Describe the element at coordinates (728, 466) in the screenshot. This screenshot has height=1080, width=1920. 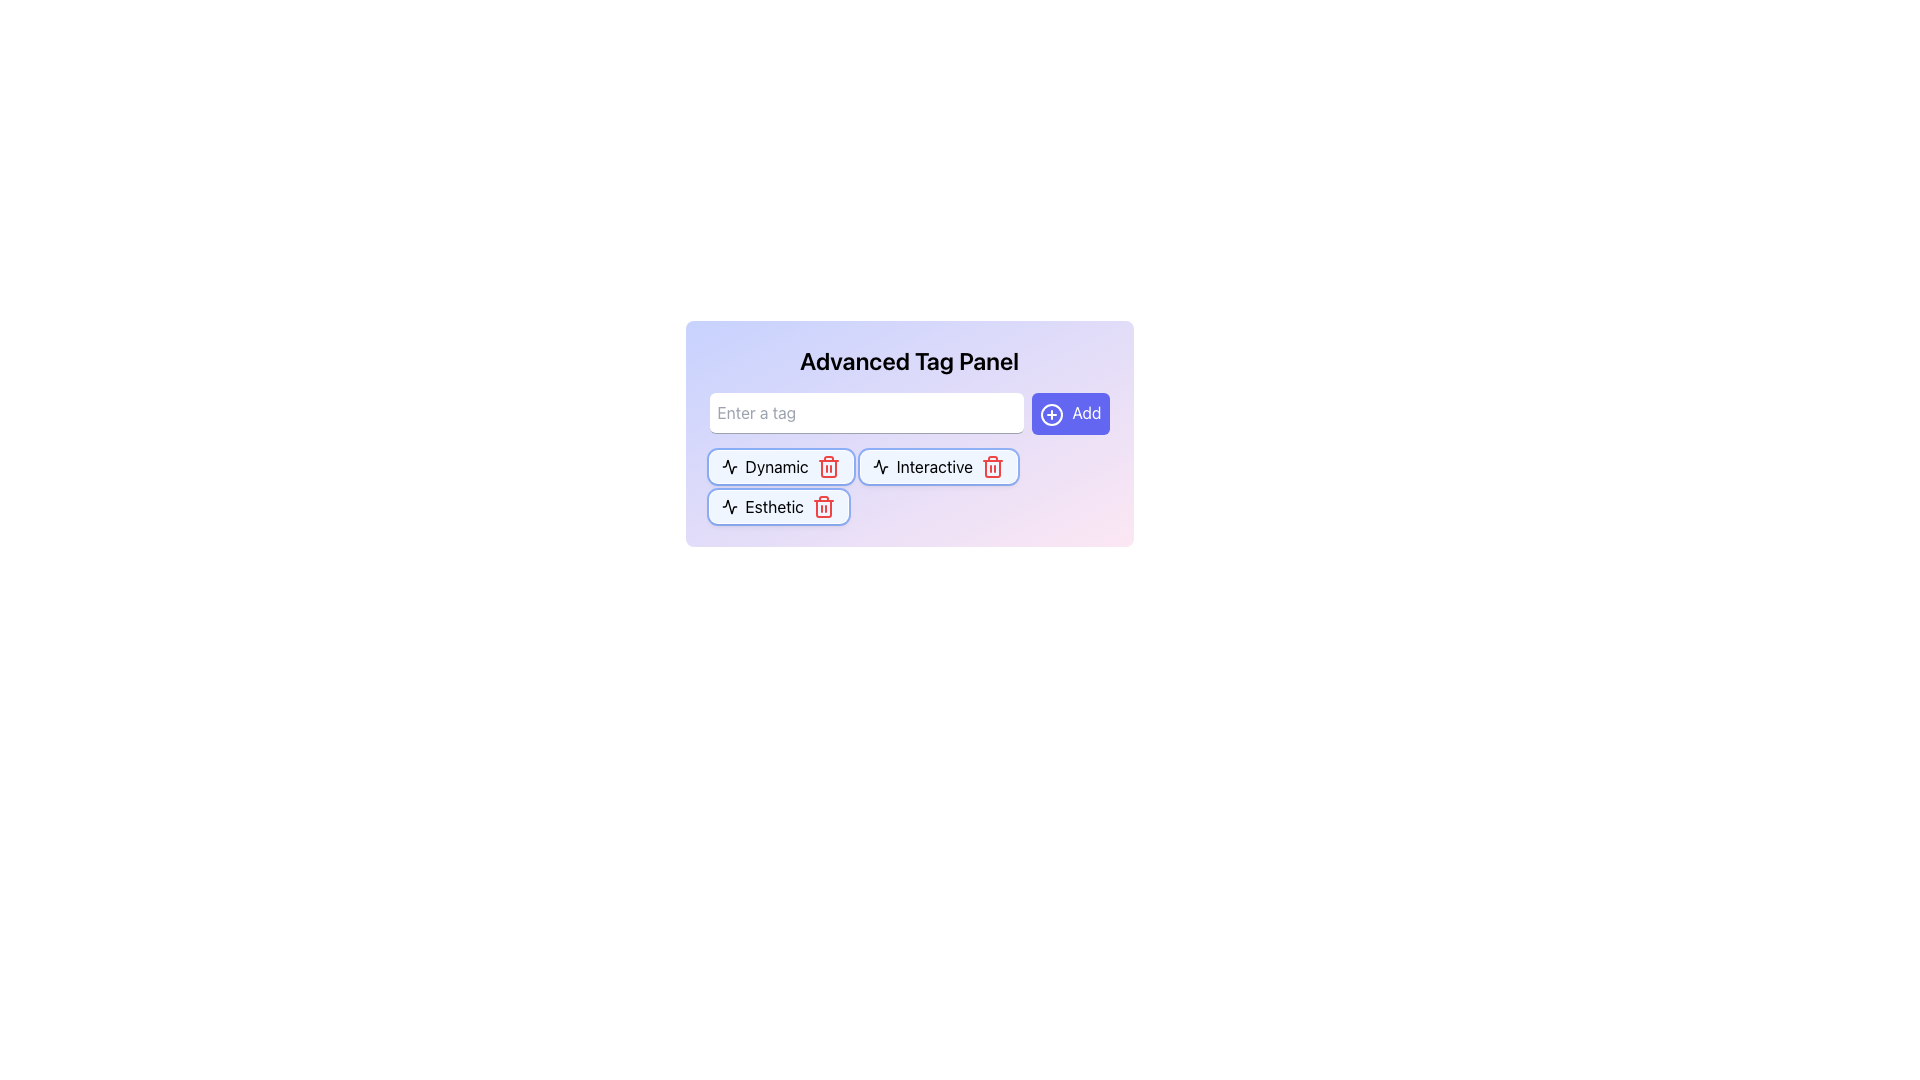
I see `the second icon among a row of action buttons adjacent to tags labeled 'Dynamic' and 'Interactive'` at that location.